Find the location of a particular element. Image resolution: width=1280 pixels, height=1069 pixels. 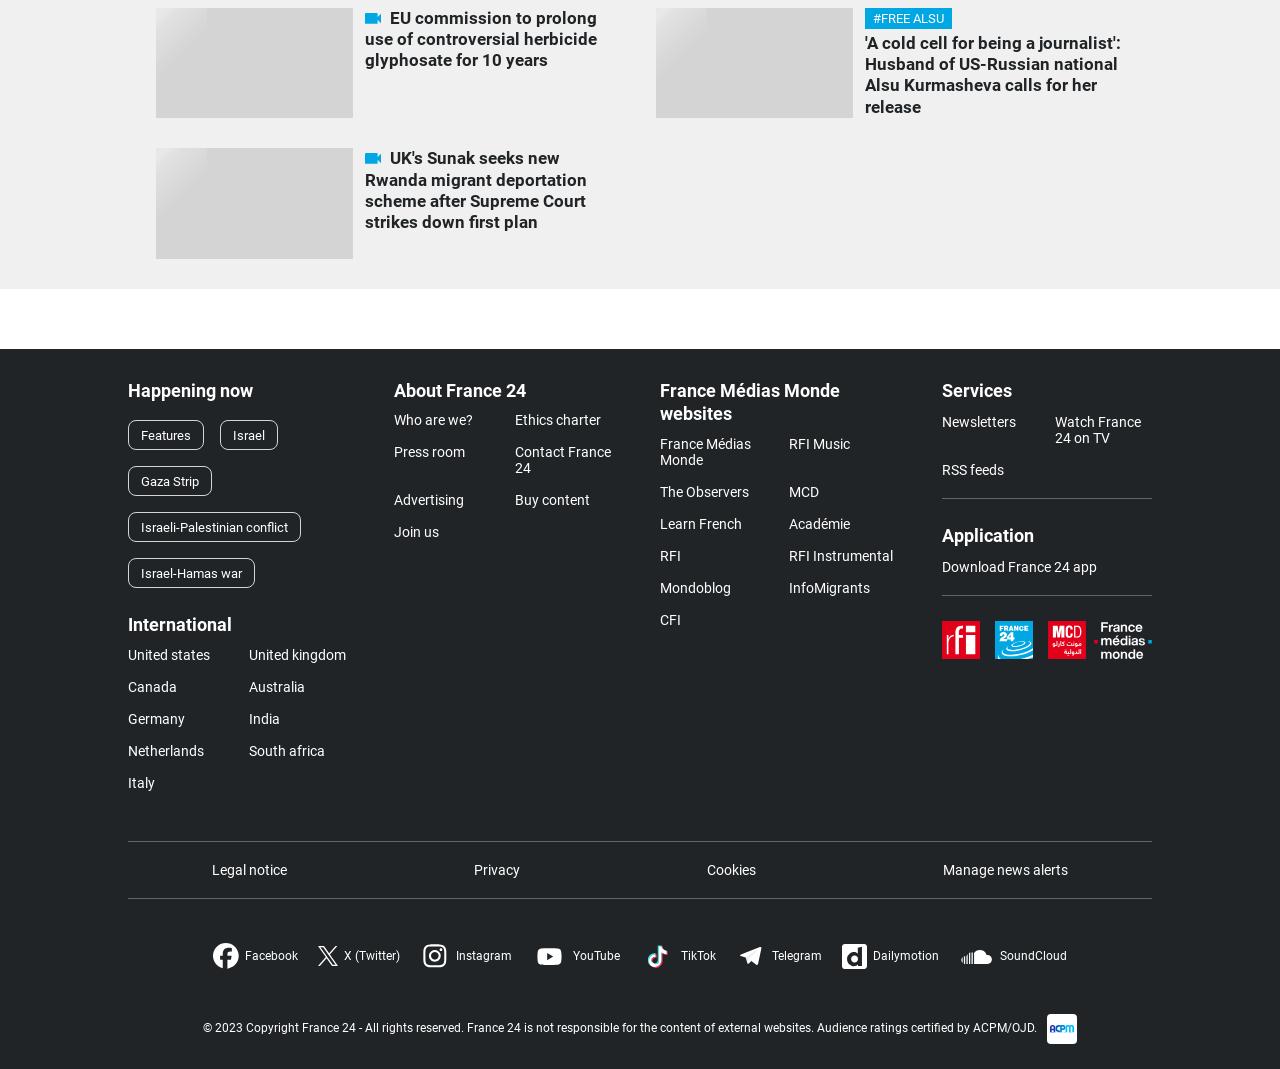

'CFI' is located at coordinates (670, 618).